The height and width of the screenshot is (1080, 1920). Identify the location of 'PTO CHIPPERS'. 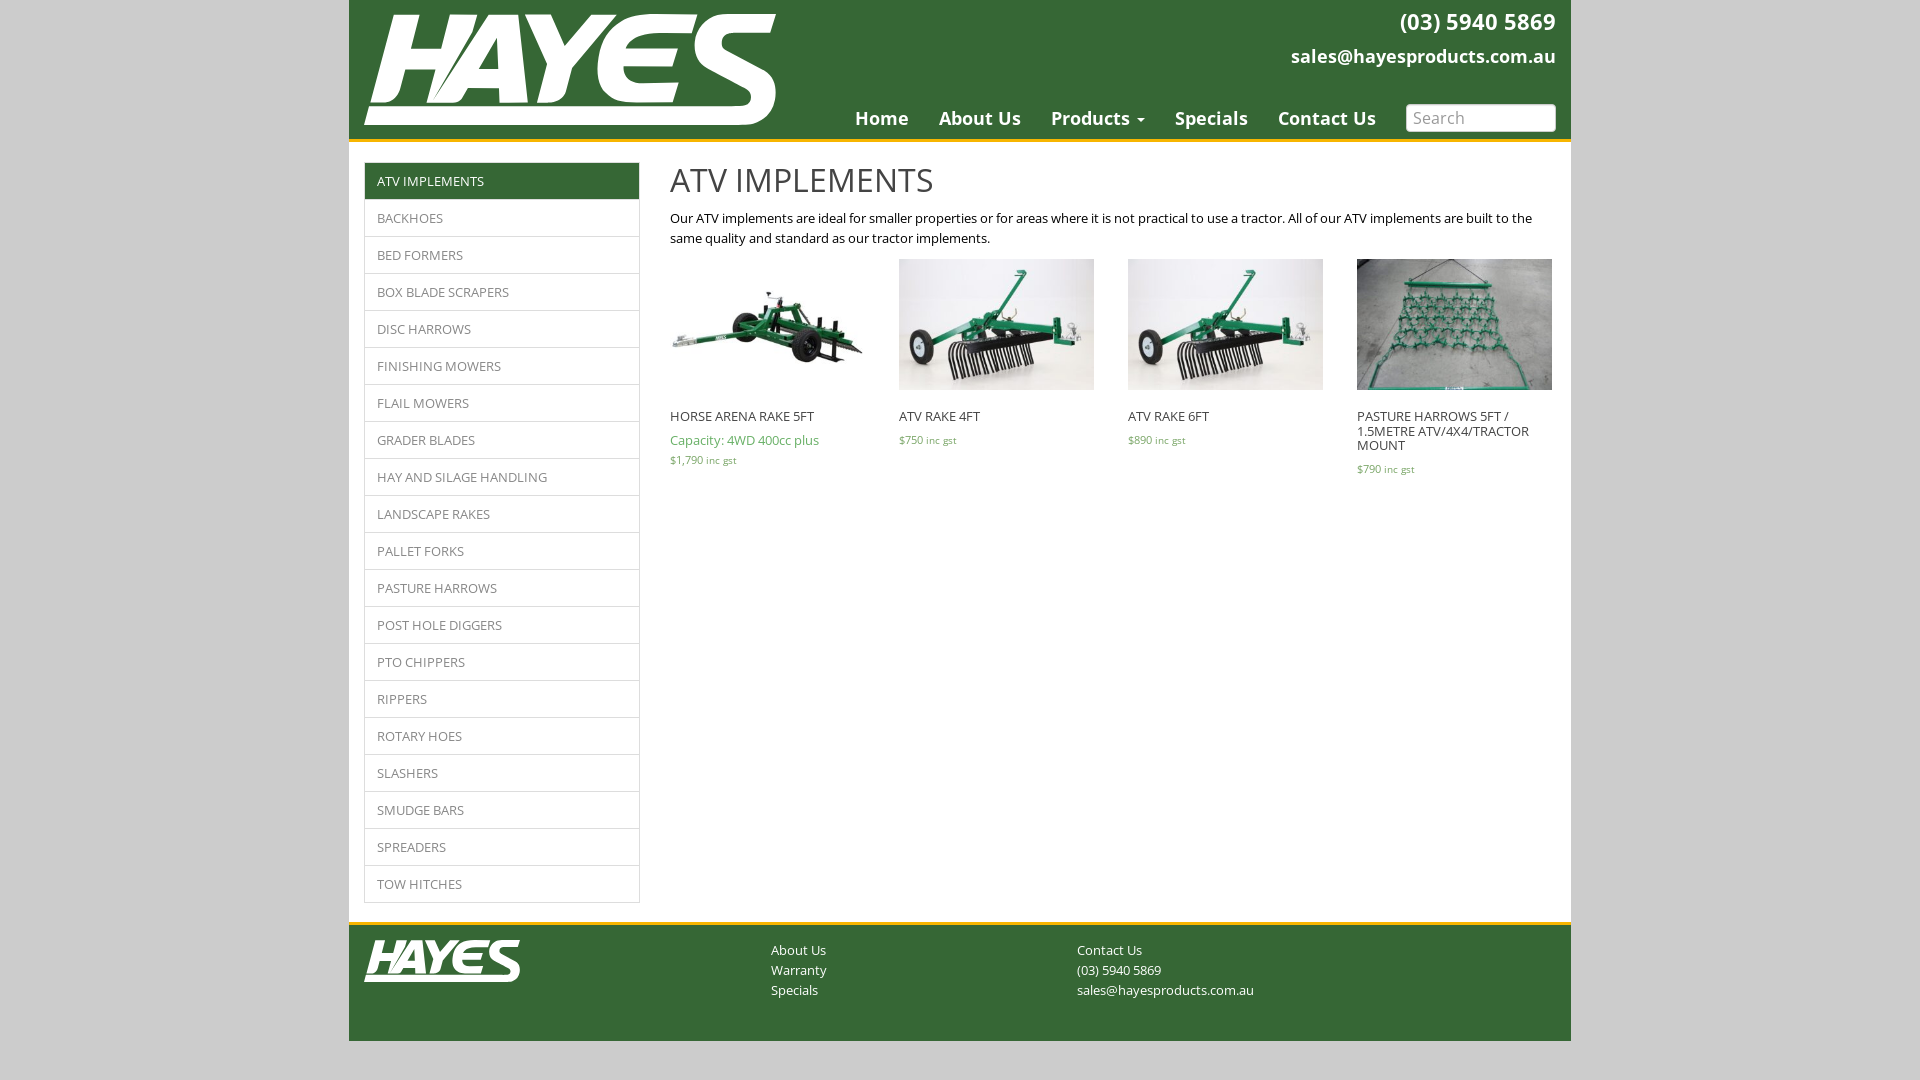
(502, 662).